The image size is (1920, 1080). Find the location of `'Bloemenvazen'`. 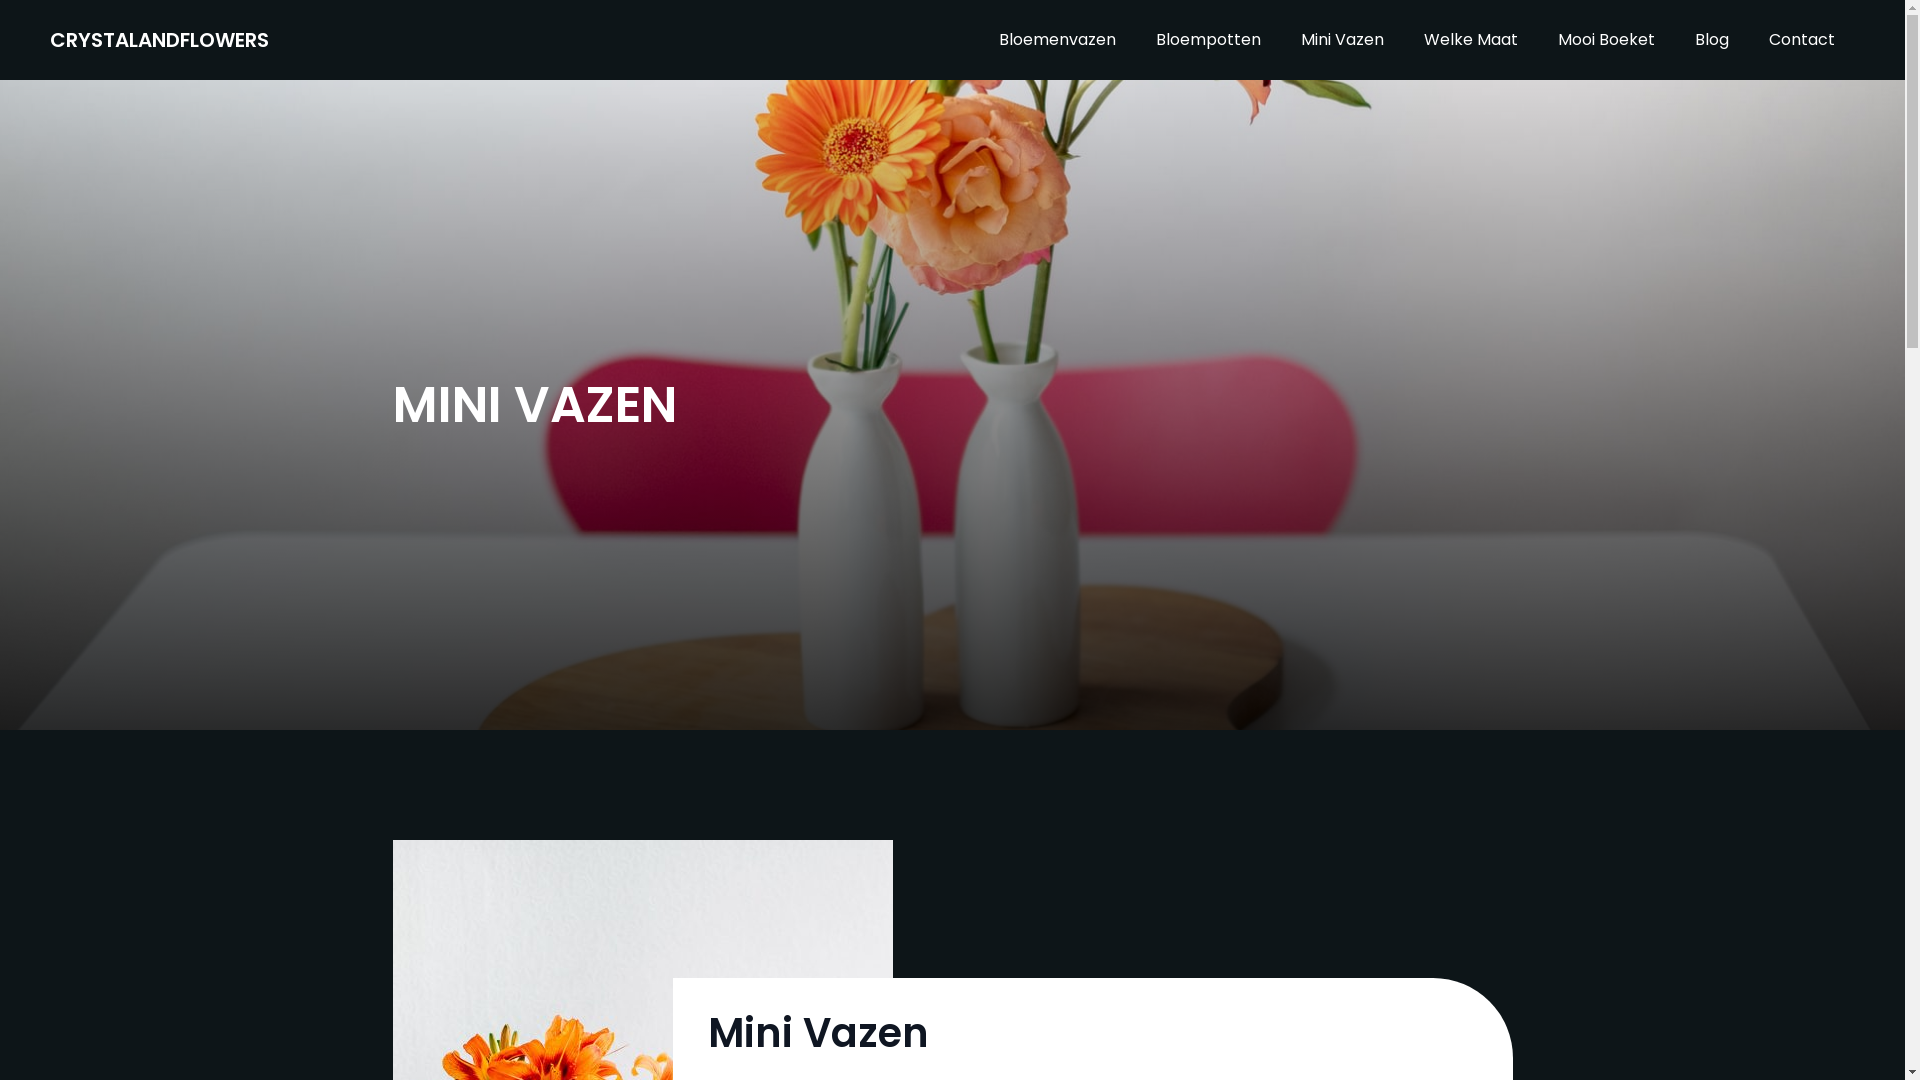

'Bloemenvazen' is located at coordinates (979, 39).